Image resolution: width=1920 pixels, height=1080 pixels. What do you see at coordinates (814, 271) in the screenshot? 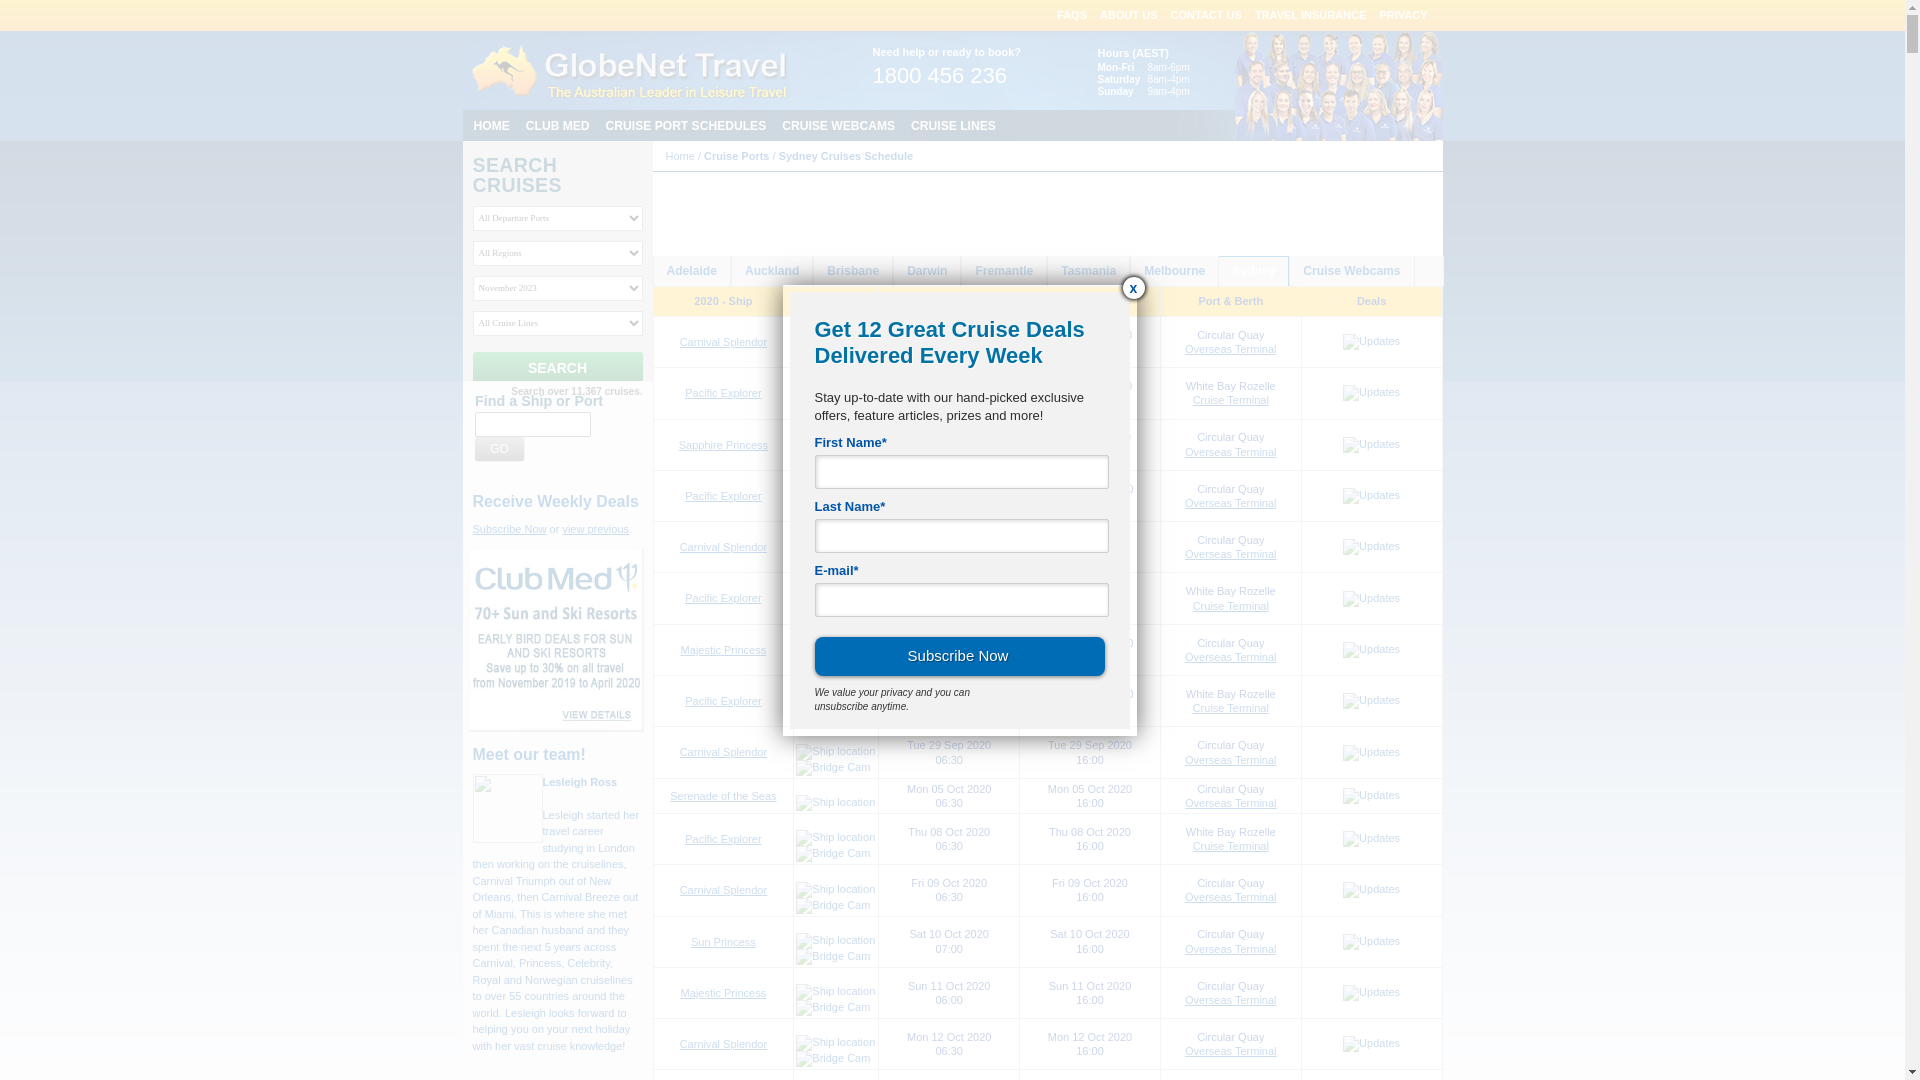
I see `'Brisbane'` at bounding box center [814, 271].